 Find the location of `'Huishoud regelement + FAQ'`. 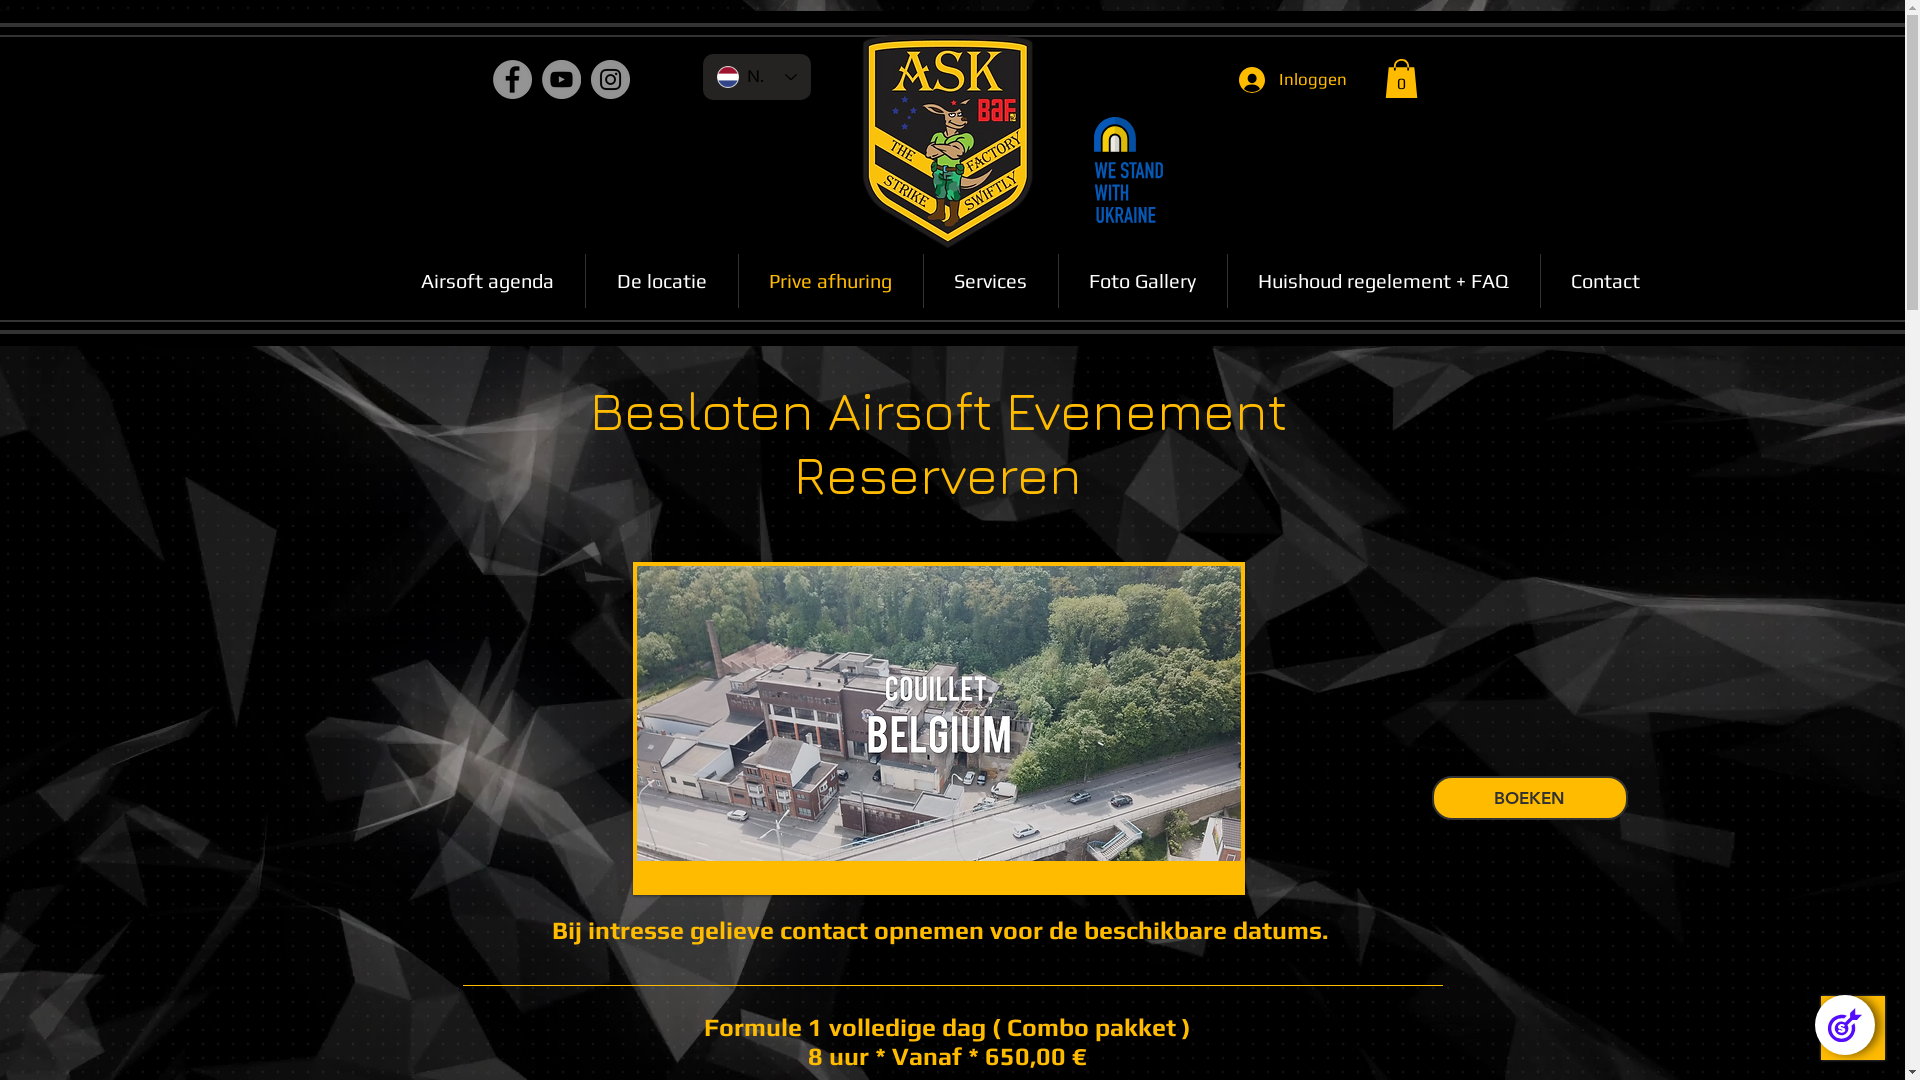

'Huishoud regelement + FAQ' is located at coordinates (1382, 281).